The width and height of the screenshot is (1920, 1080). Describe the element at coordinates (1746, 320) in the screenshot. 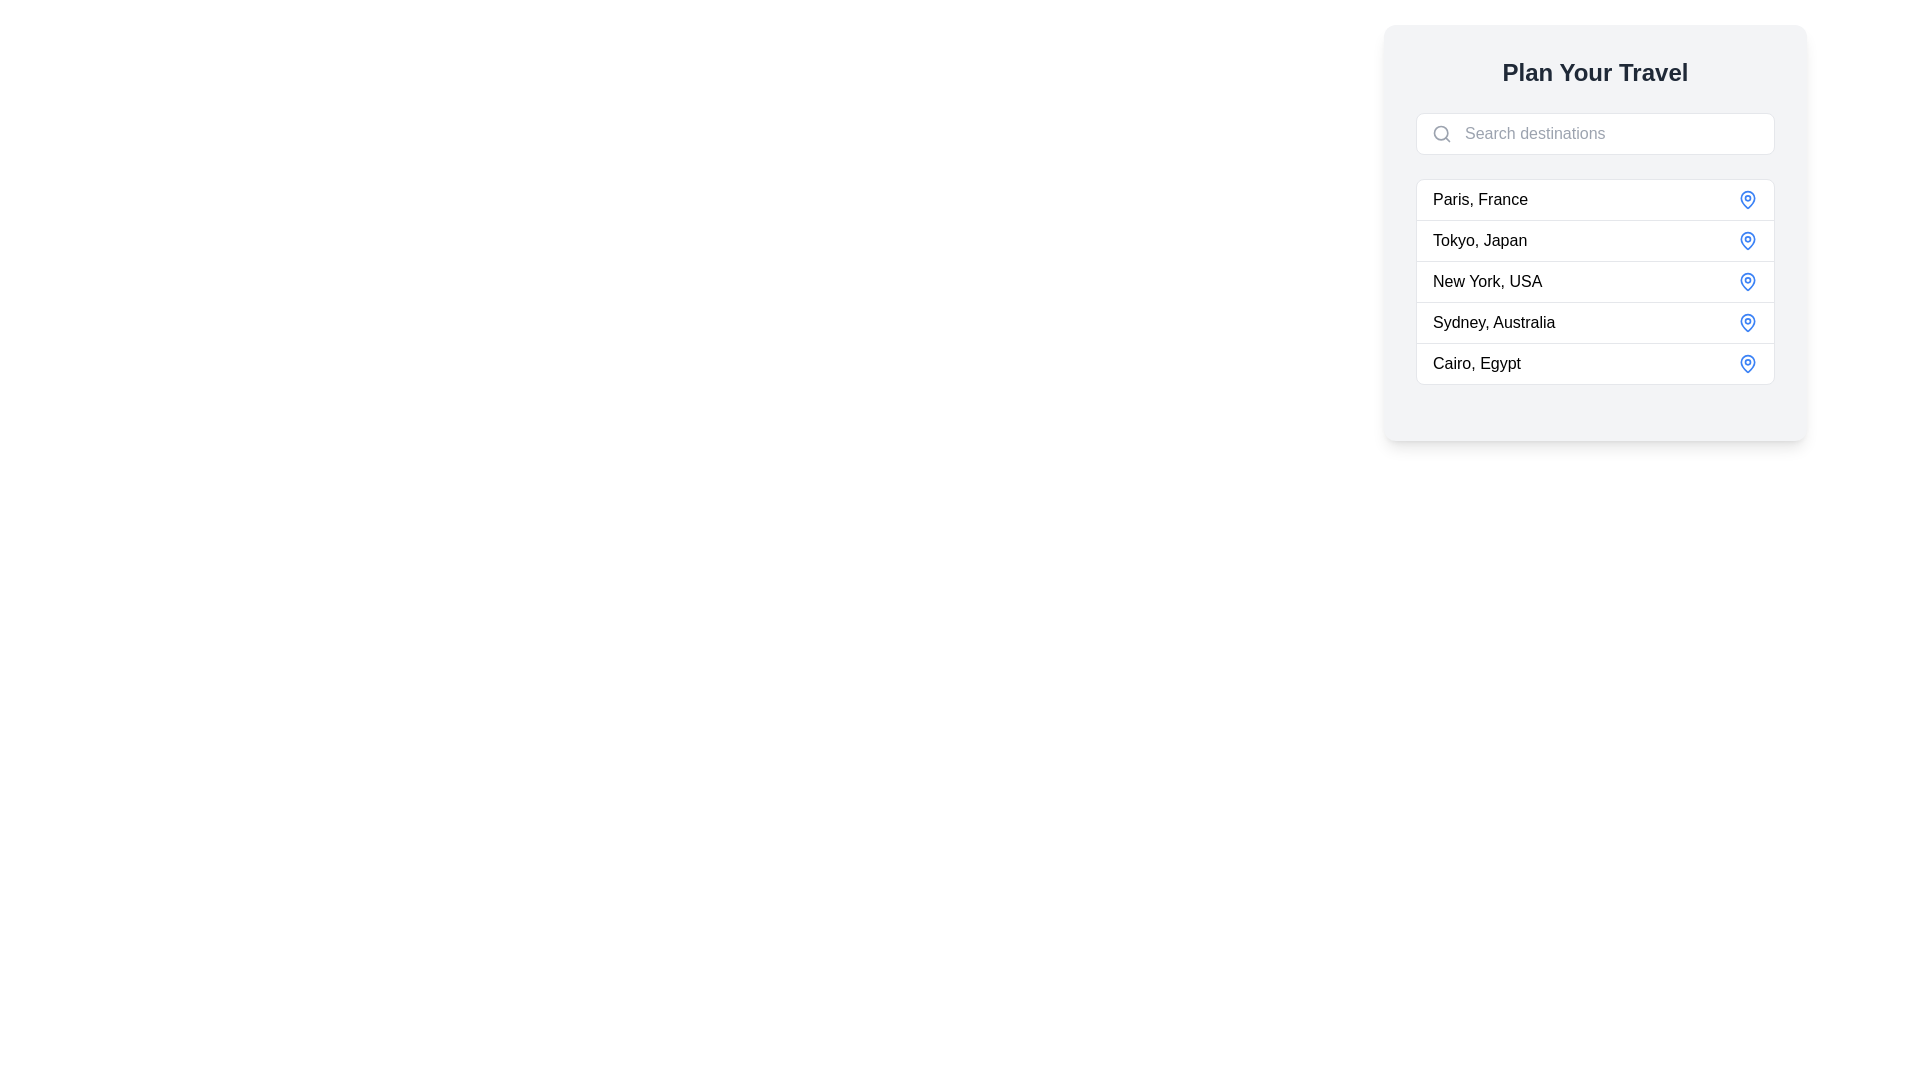

I see `the location pin icon for 'Sydney, Australia'` at that location.